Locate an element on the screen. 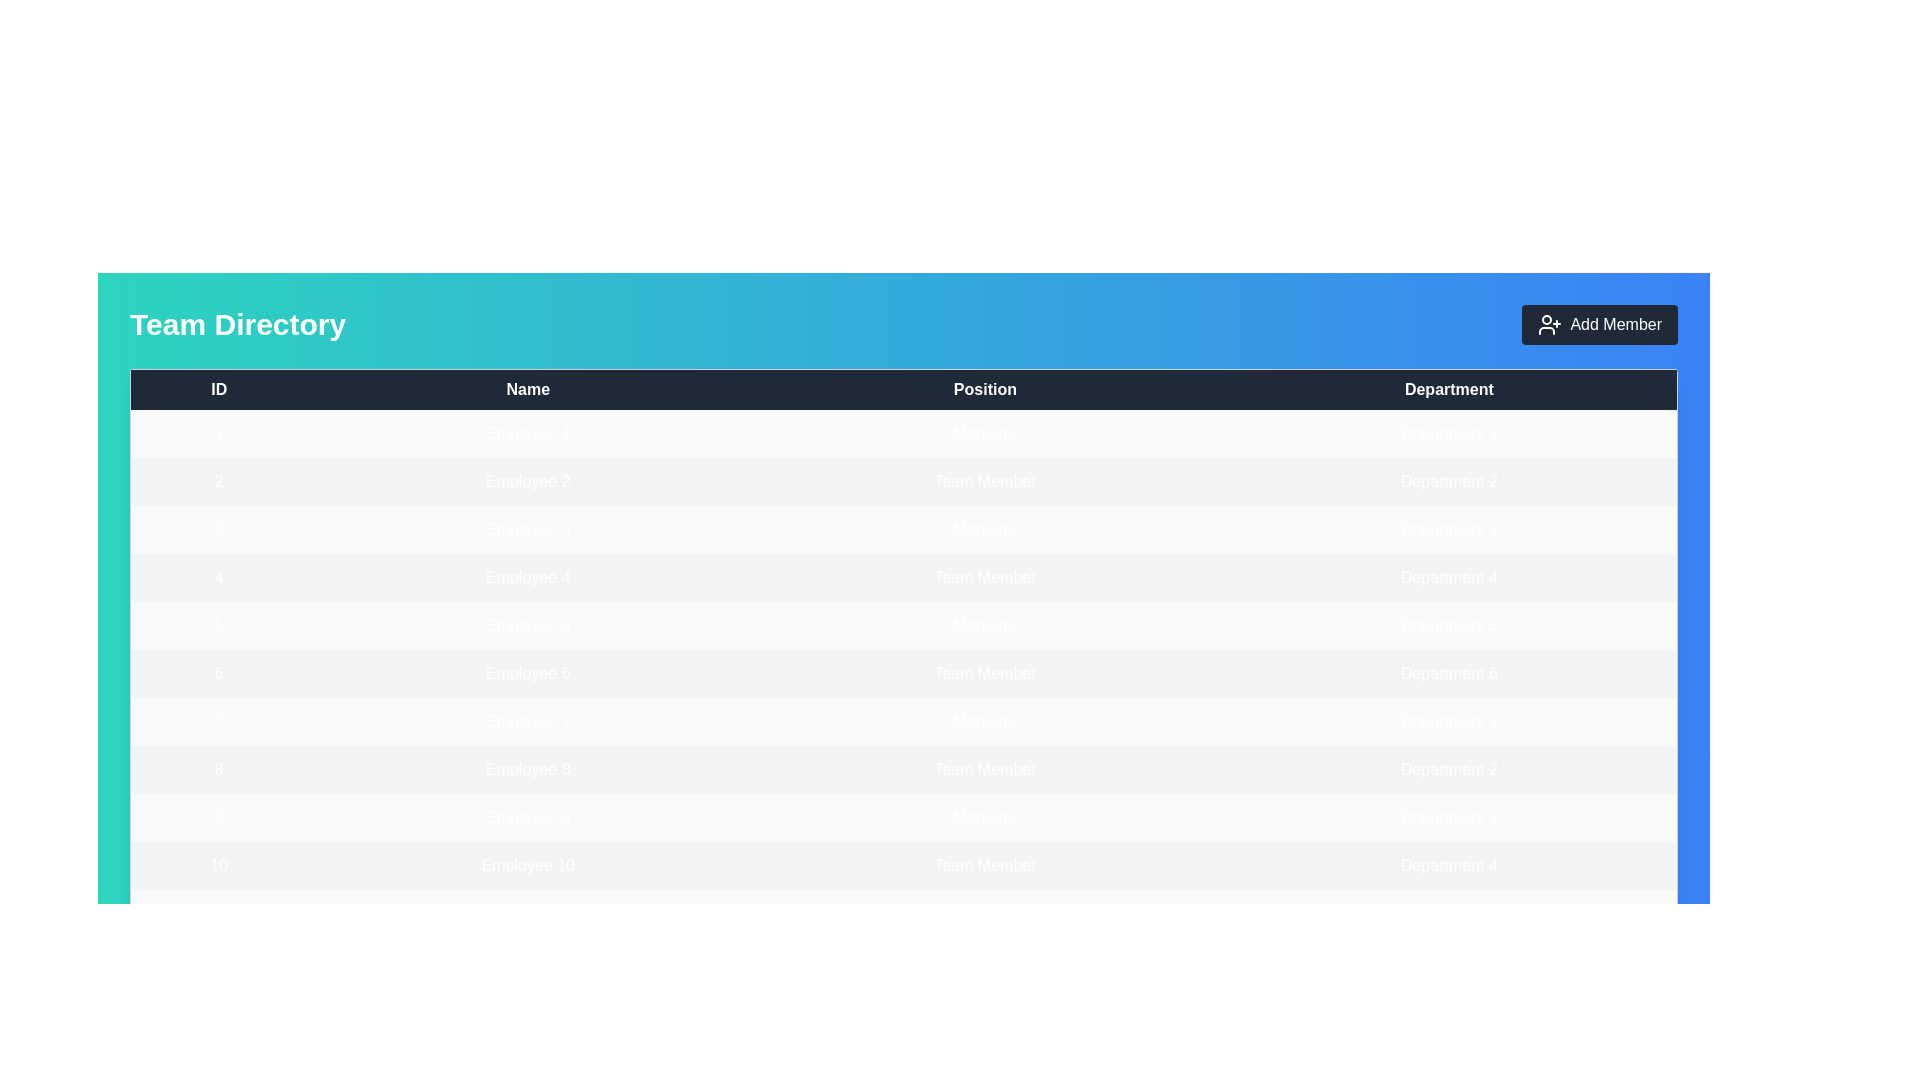 This screenshot has width=1920, height=1080. 'Add Member' button to initiate the process of adding a new member is located at coordinates (1598, 323).